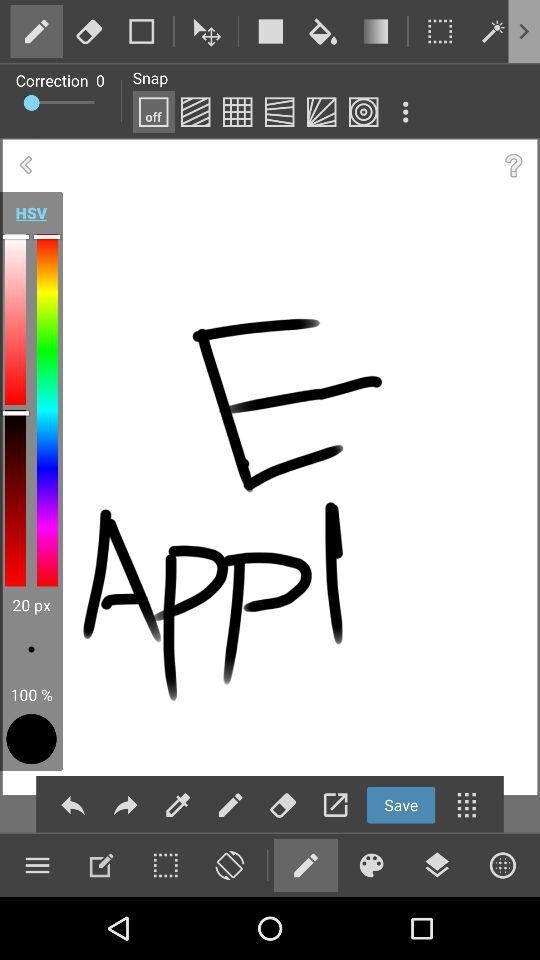 The width and height of the screenshot is (540, 960). What do you see at coordinates (282, 805) in the screenshot?
I see `use eraser` at bounding box center [282, 805].